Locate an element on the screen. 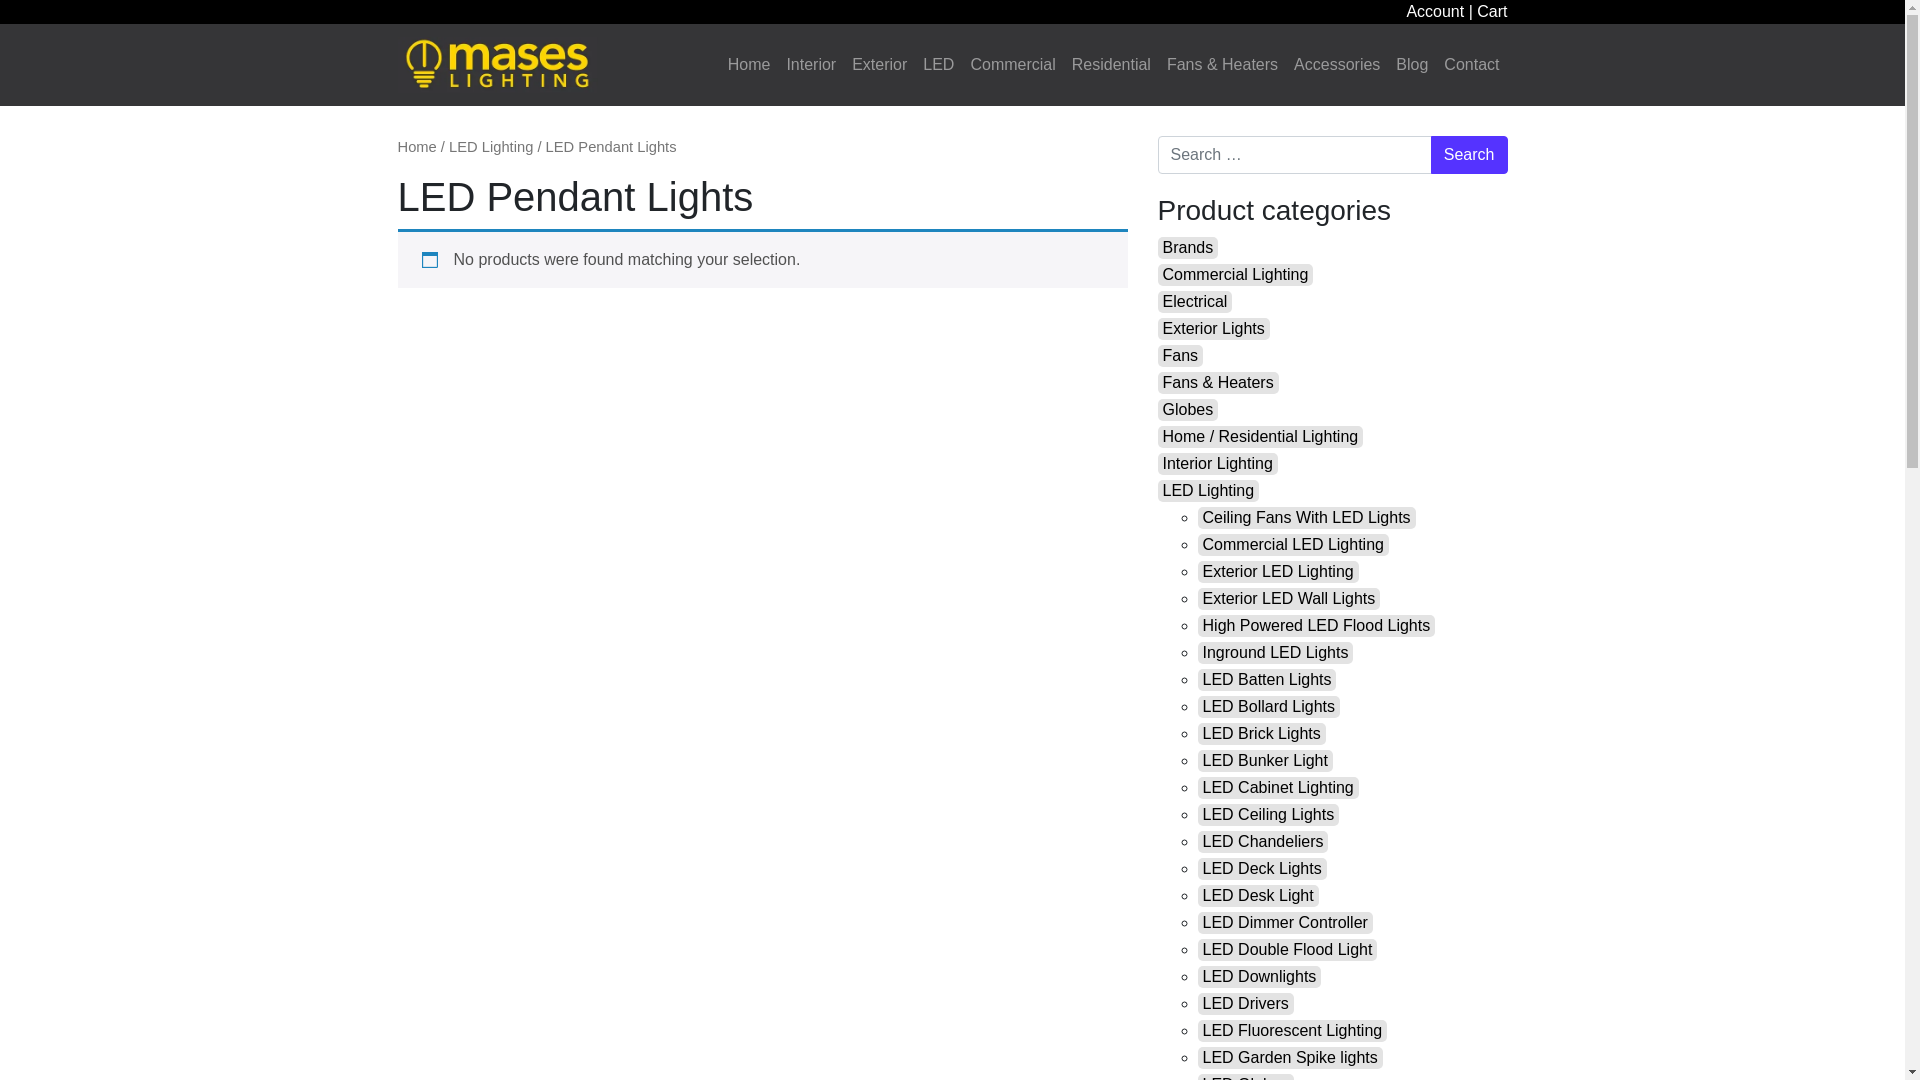  'LED Bollard Lights' is located at coordinates (1268, 705).